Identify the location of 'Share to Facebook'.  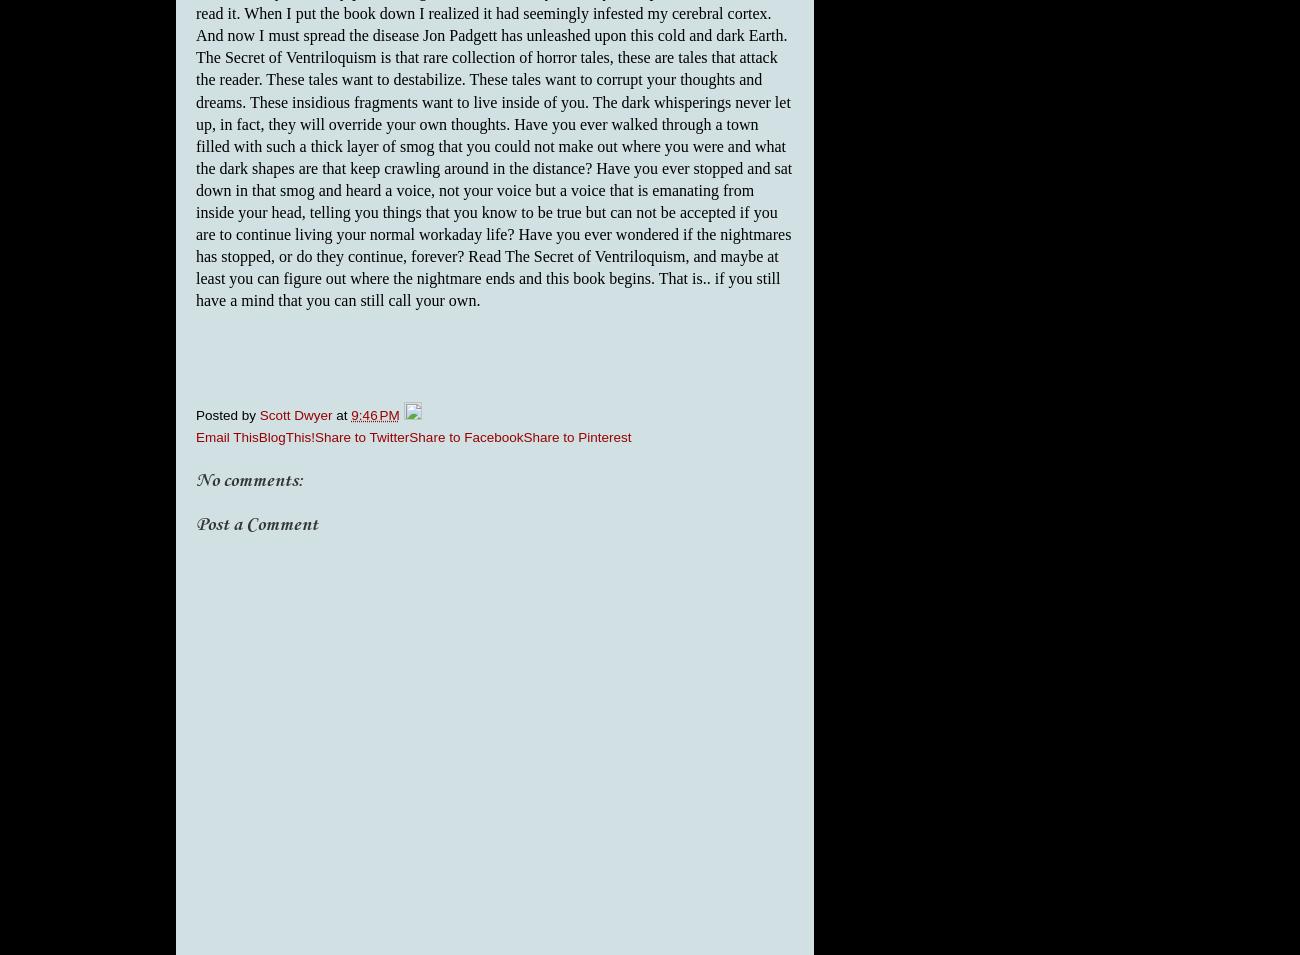
(465, 435).